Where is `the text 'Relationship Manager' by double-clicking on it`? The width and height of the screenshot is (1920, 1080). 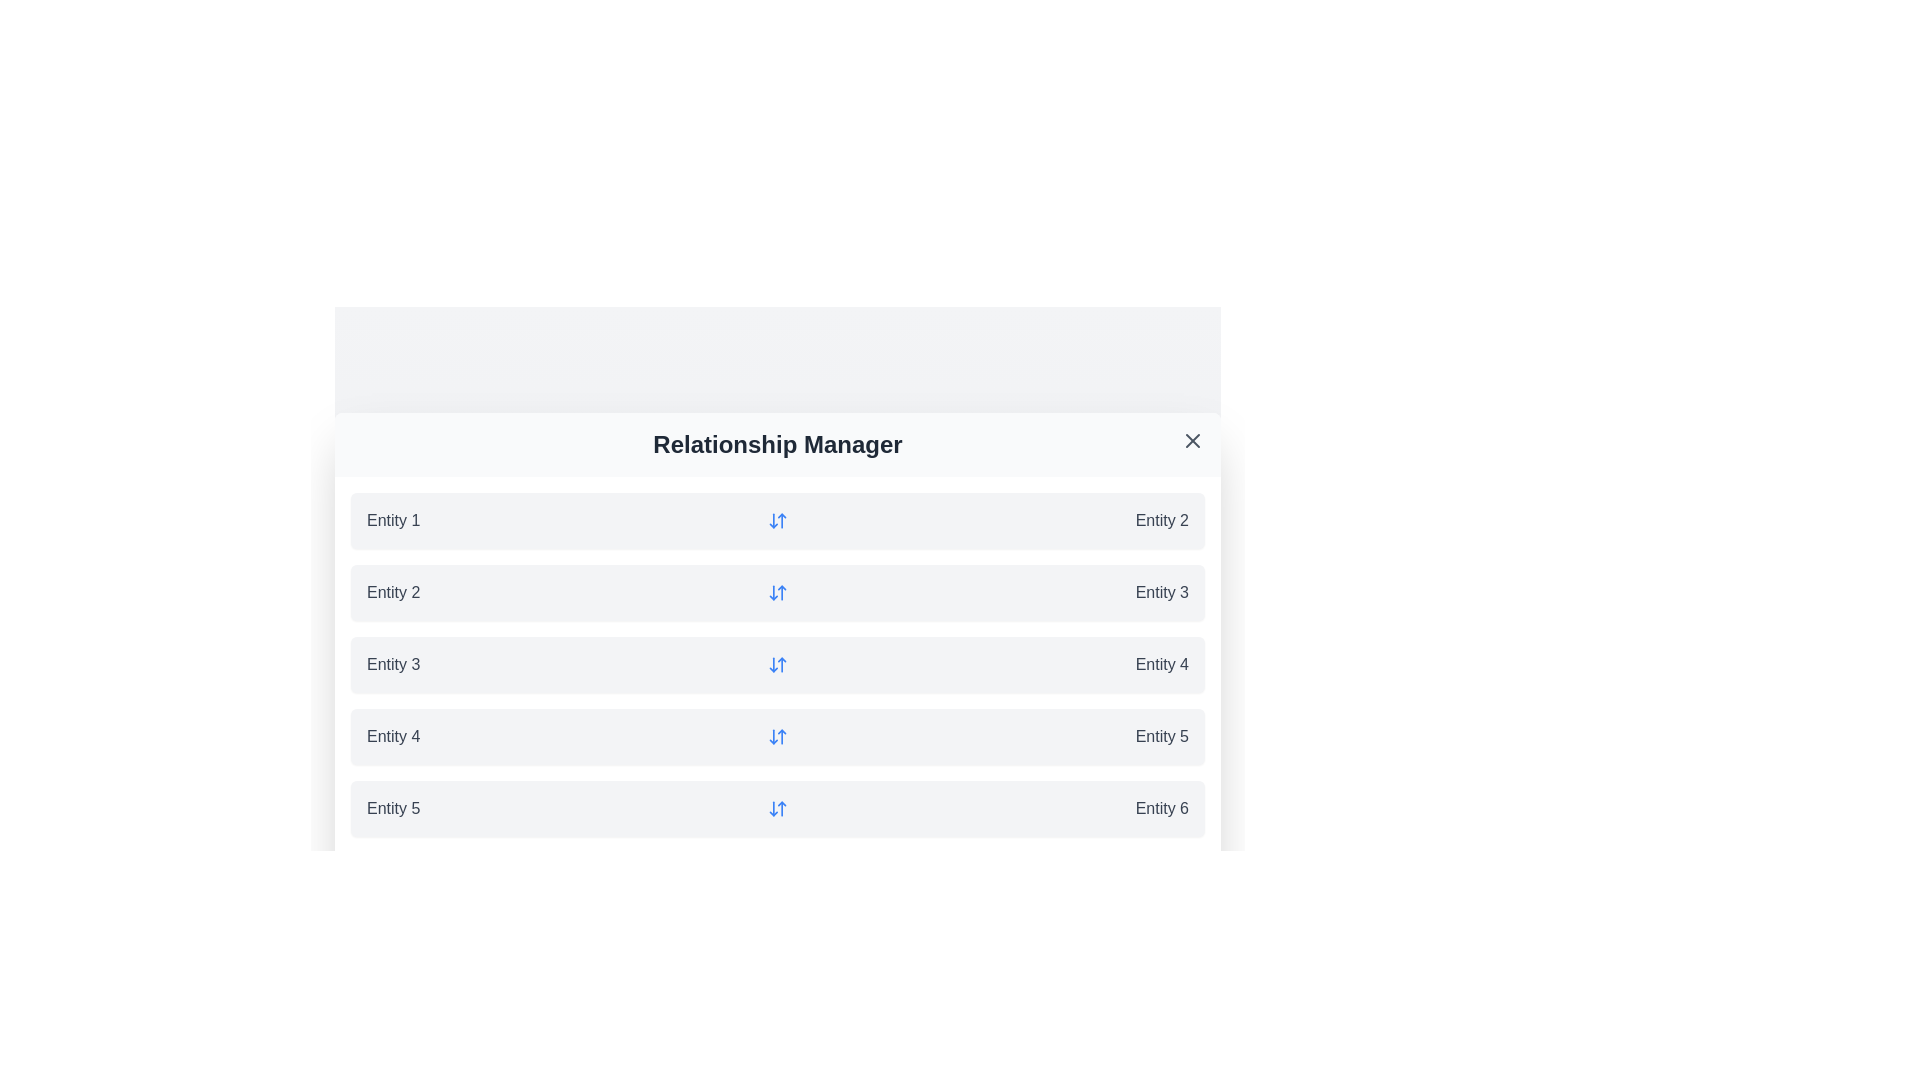 the text 'Relationship Manager' by double-clicking on it is located at coordinates (776, 443).